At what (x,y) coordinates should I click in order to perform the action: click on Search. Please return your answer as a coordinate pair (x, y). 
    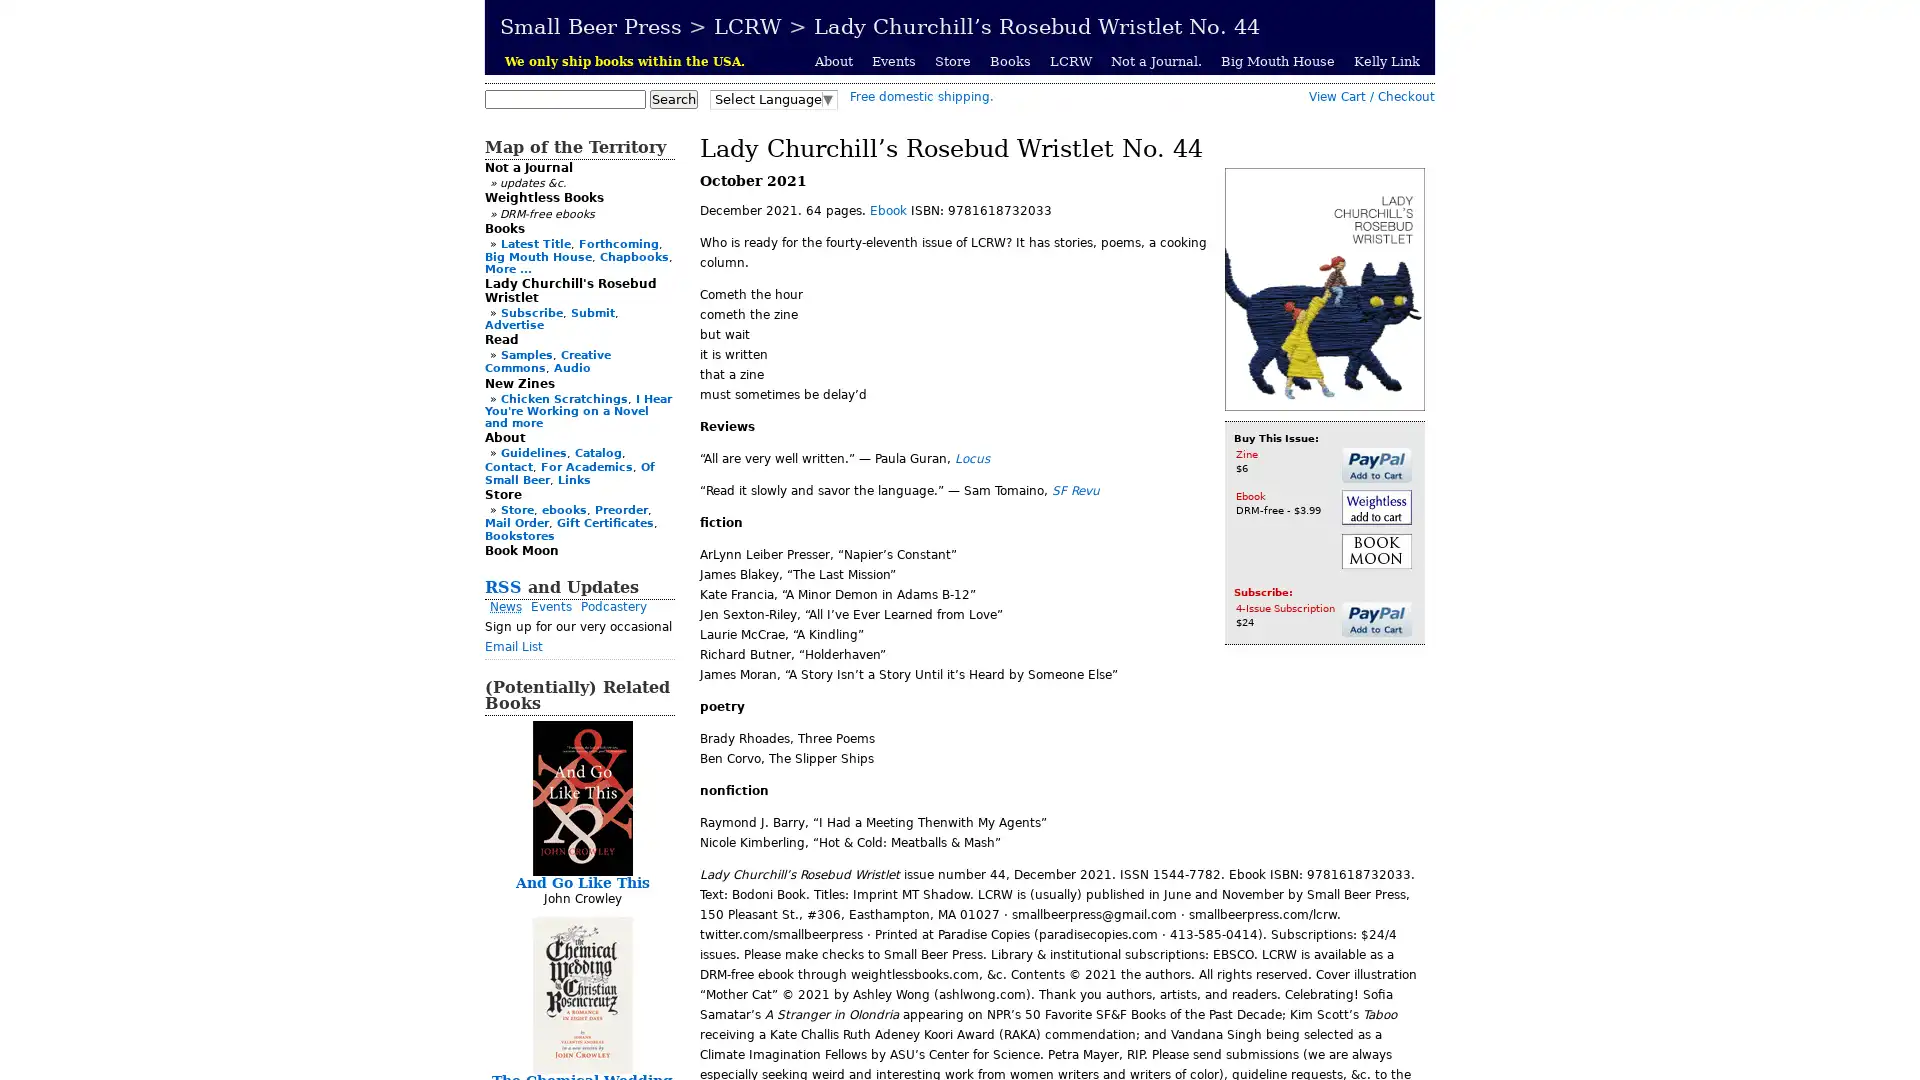
    Looking at the image, I should click on (673, 99).